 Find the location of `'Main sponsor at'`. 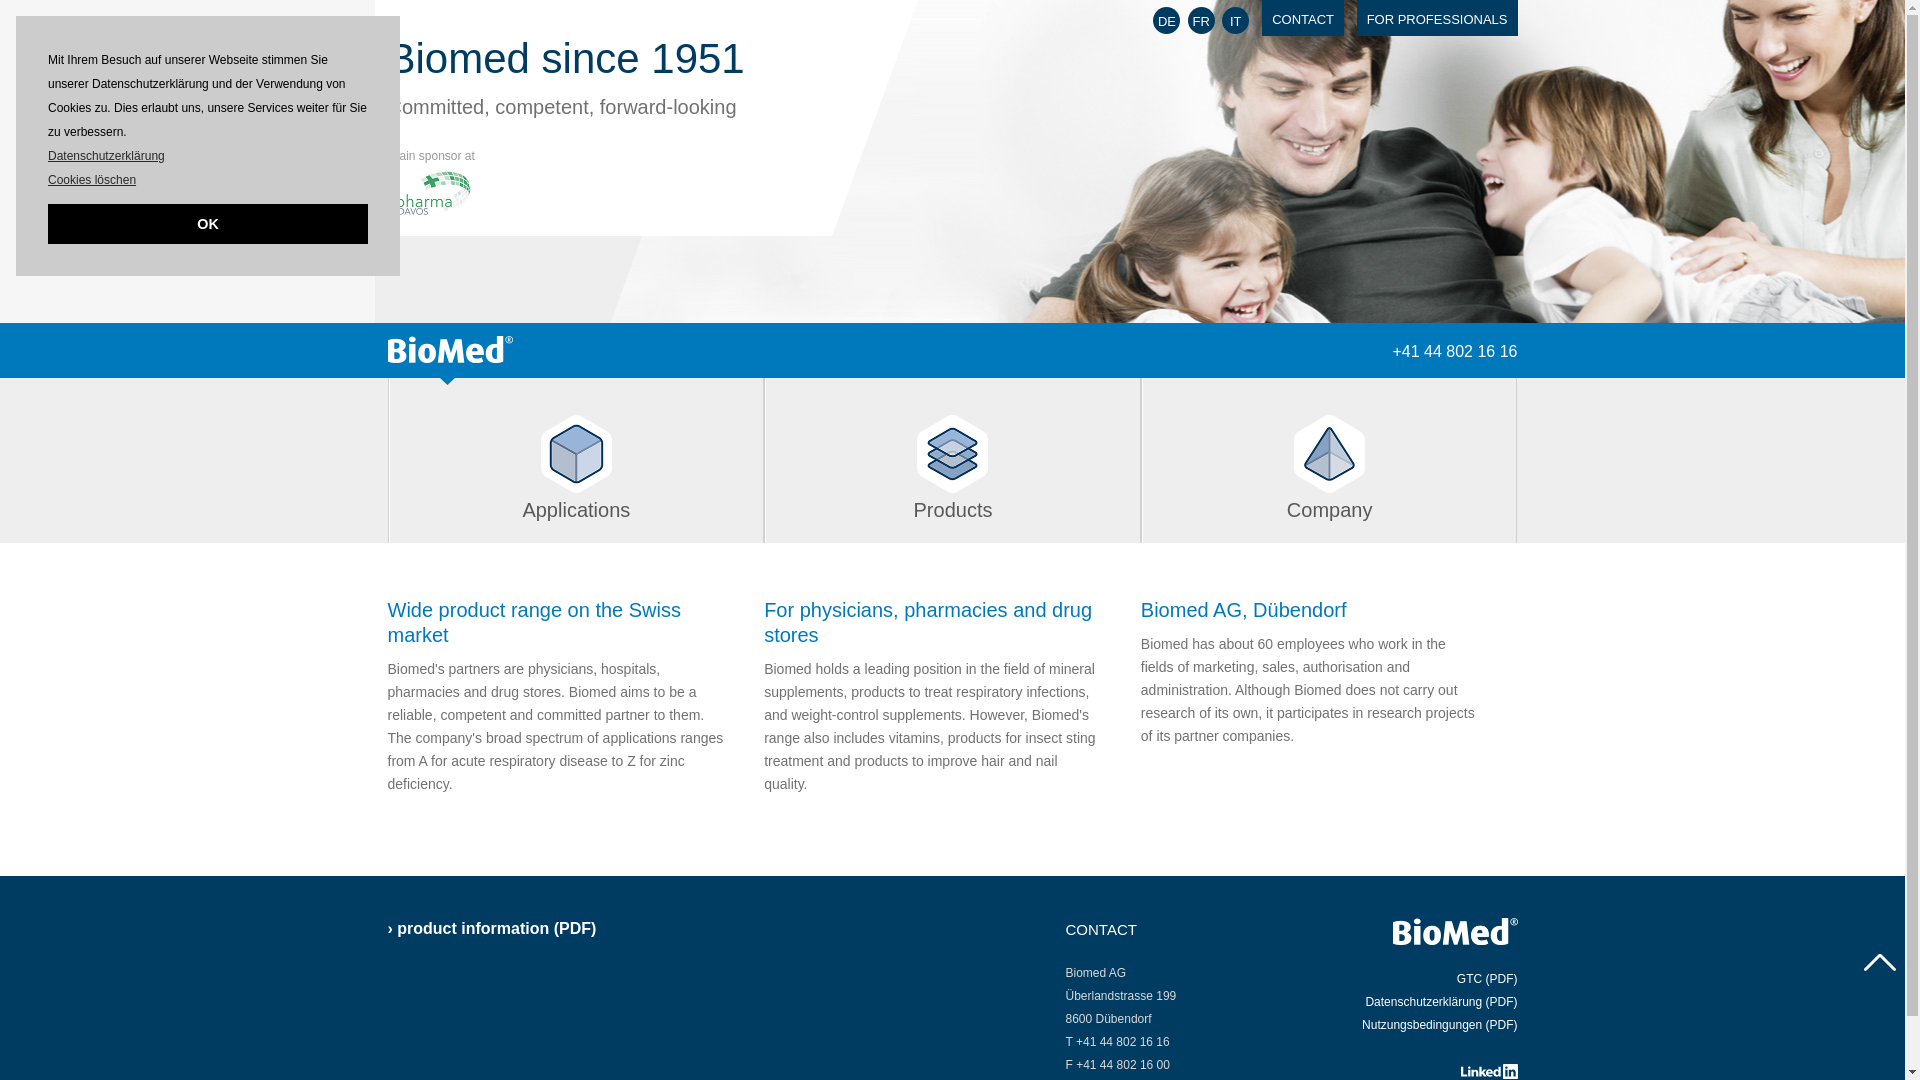

'Main sponsor at' is located at coordinates (431, 172).